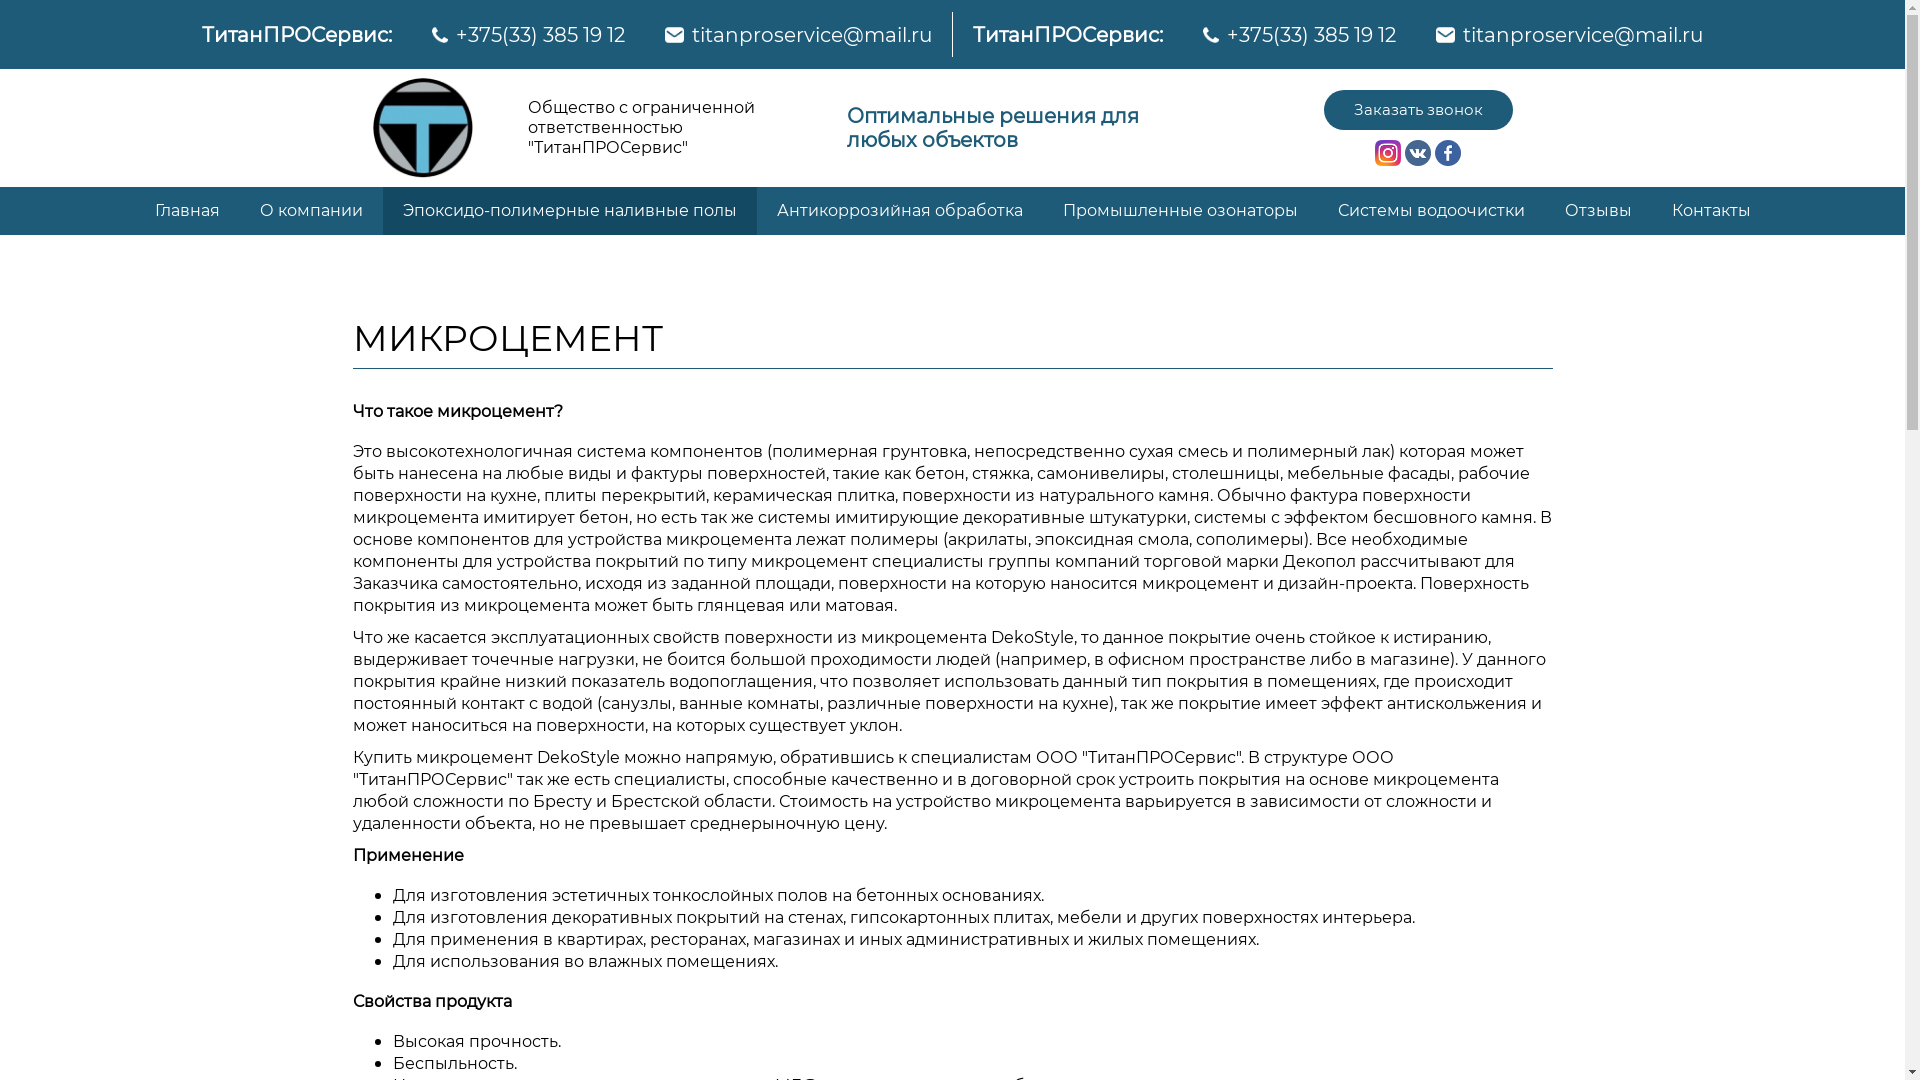 The height and width of the screenshot is (1080, 1920). Describe the element at coordinates (1463, 34) in the screenshot. I see `'titanproservice@mail.ru'` at that location.